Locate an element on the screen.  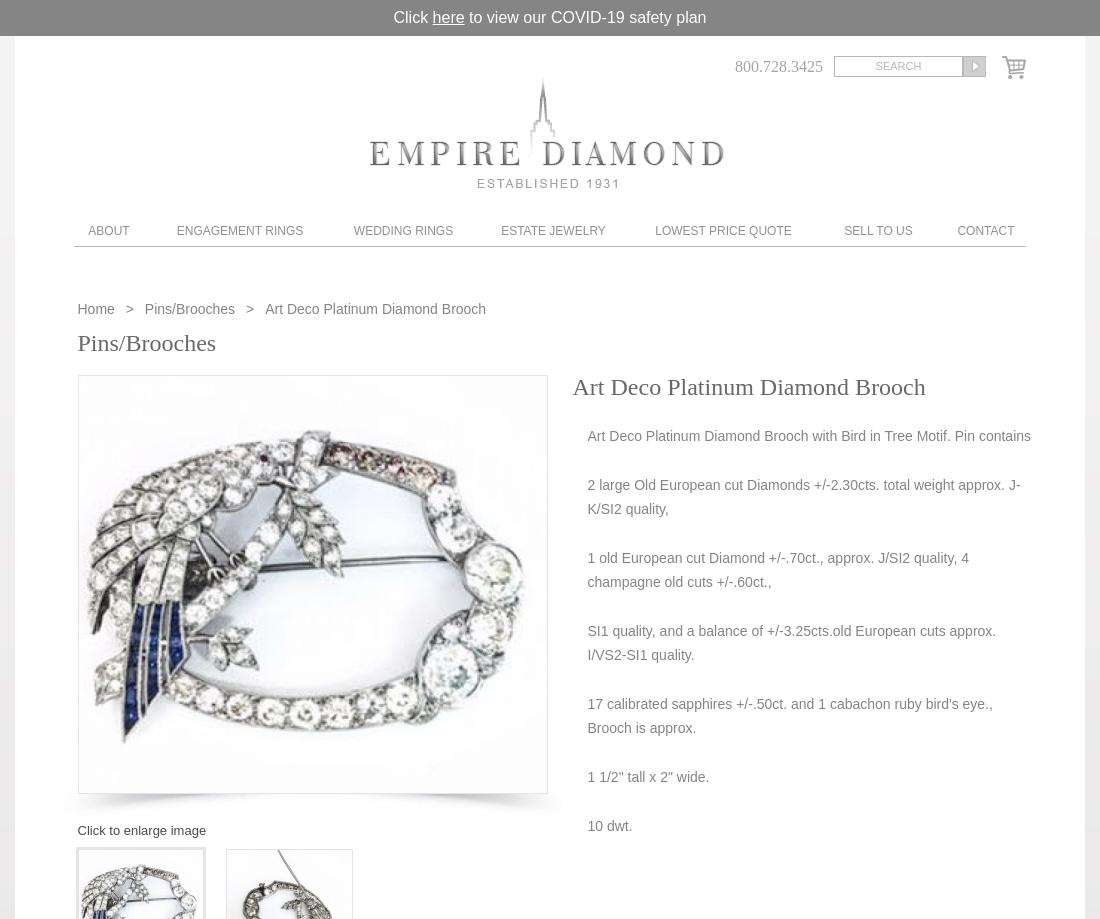
'Home' is located at coordinates (97, 307).